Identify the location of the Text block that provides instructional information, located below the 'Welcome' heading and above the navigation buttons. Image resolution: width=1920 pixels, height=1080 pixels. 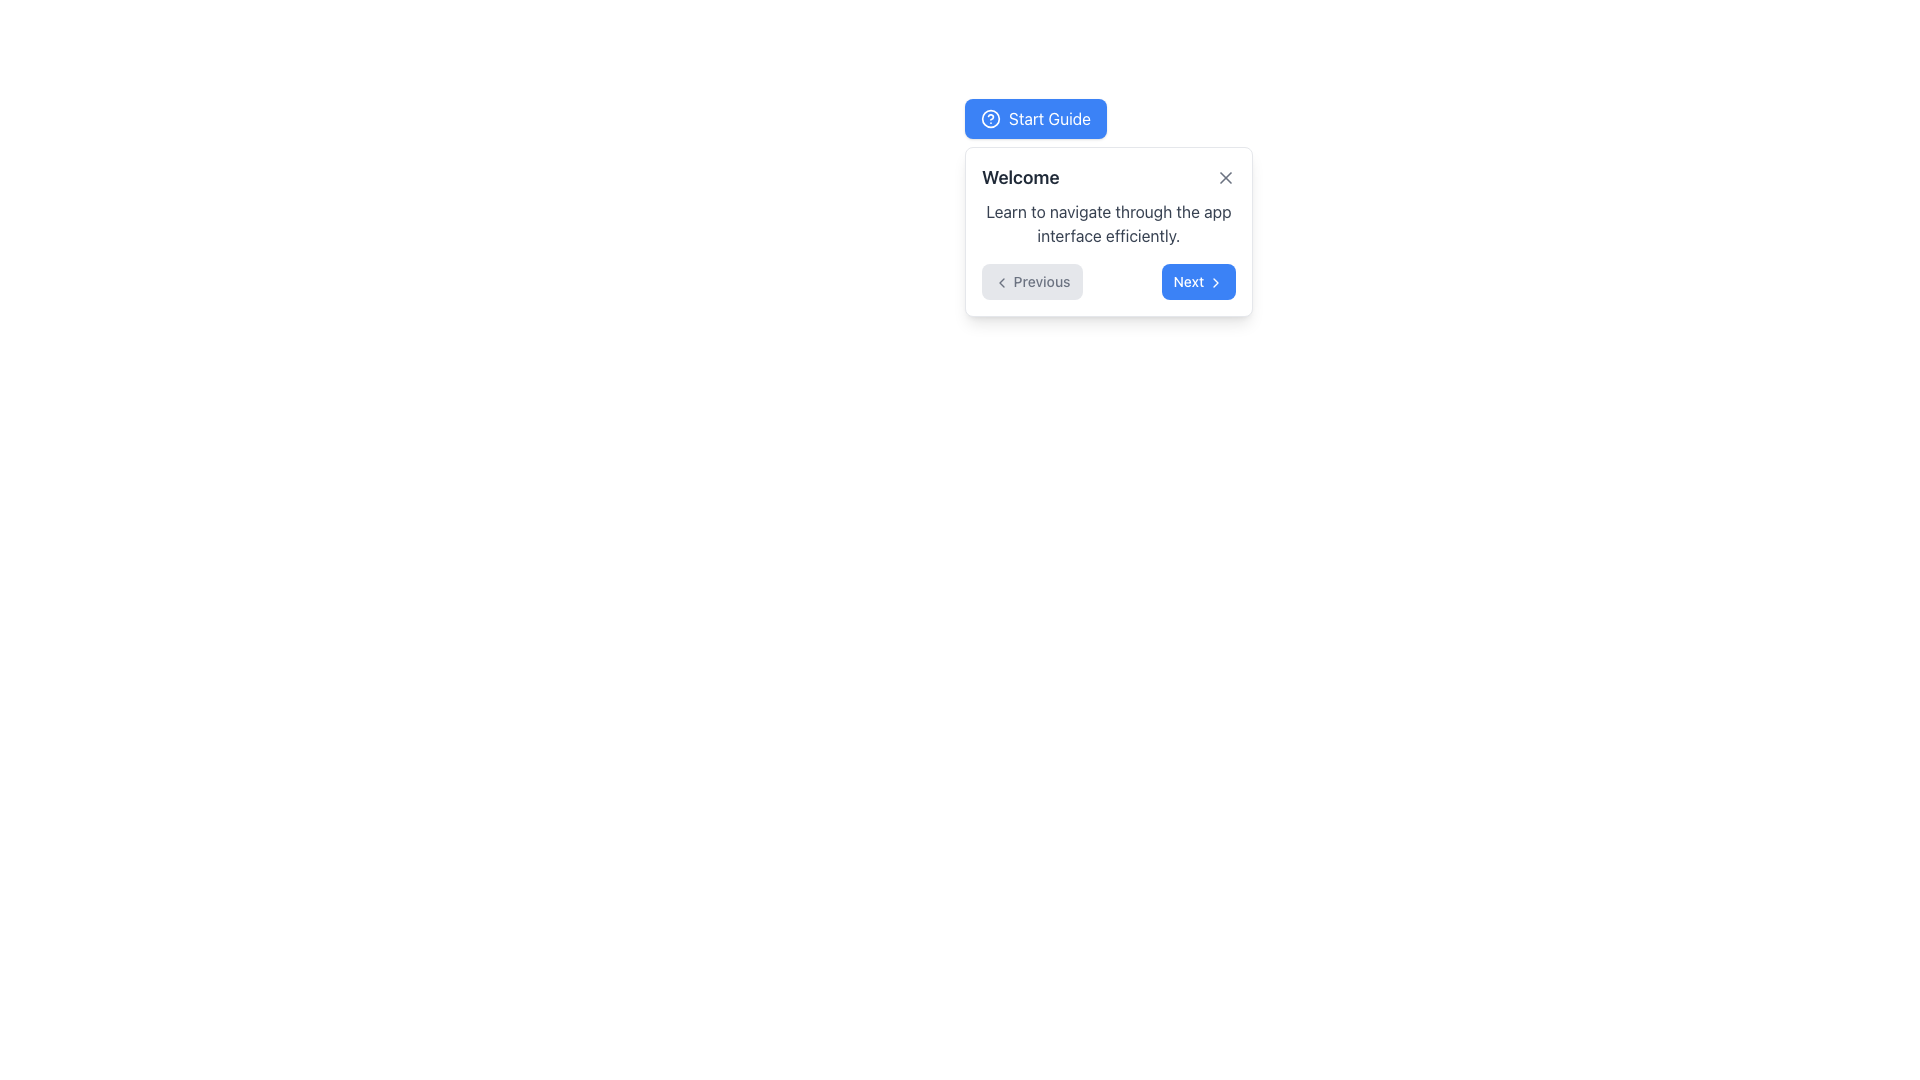
(1107, 223).